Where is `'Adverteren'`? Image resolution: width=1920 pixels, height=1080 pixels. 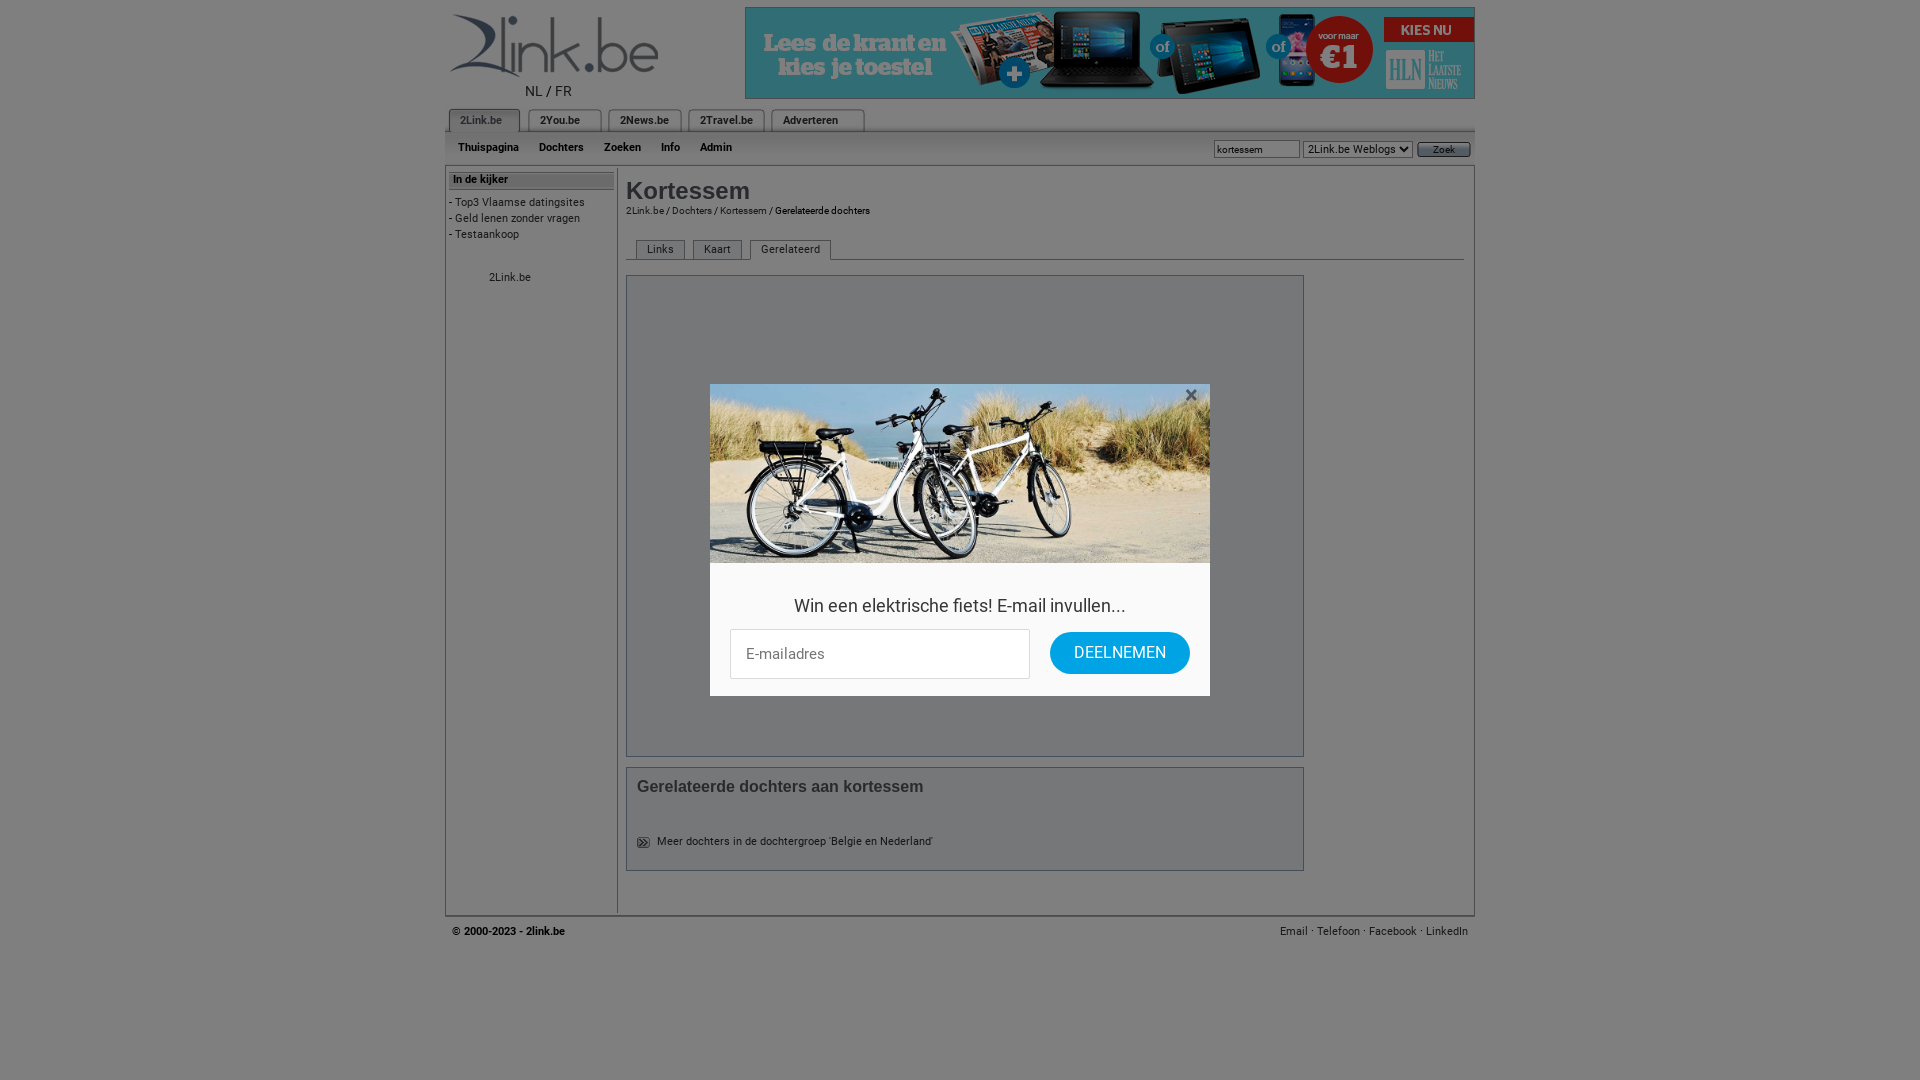
'Adverteren' is located at coordinates (810, 120).